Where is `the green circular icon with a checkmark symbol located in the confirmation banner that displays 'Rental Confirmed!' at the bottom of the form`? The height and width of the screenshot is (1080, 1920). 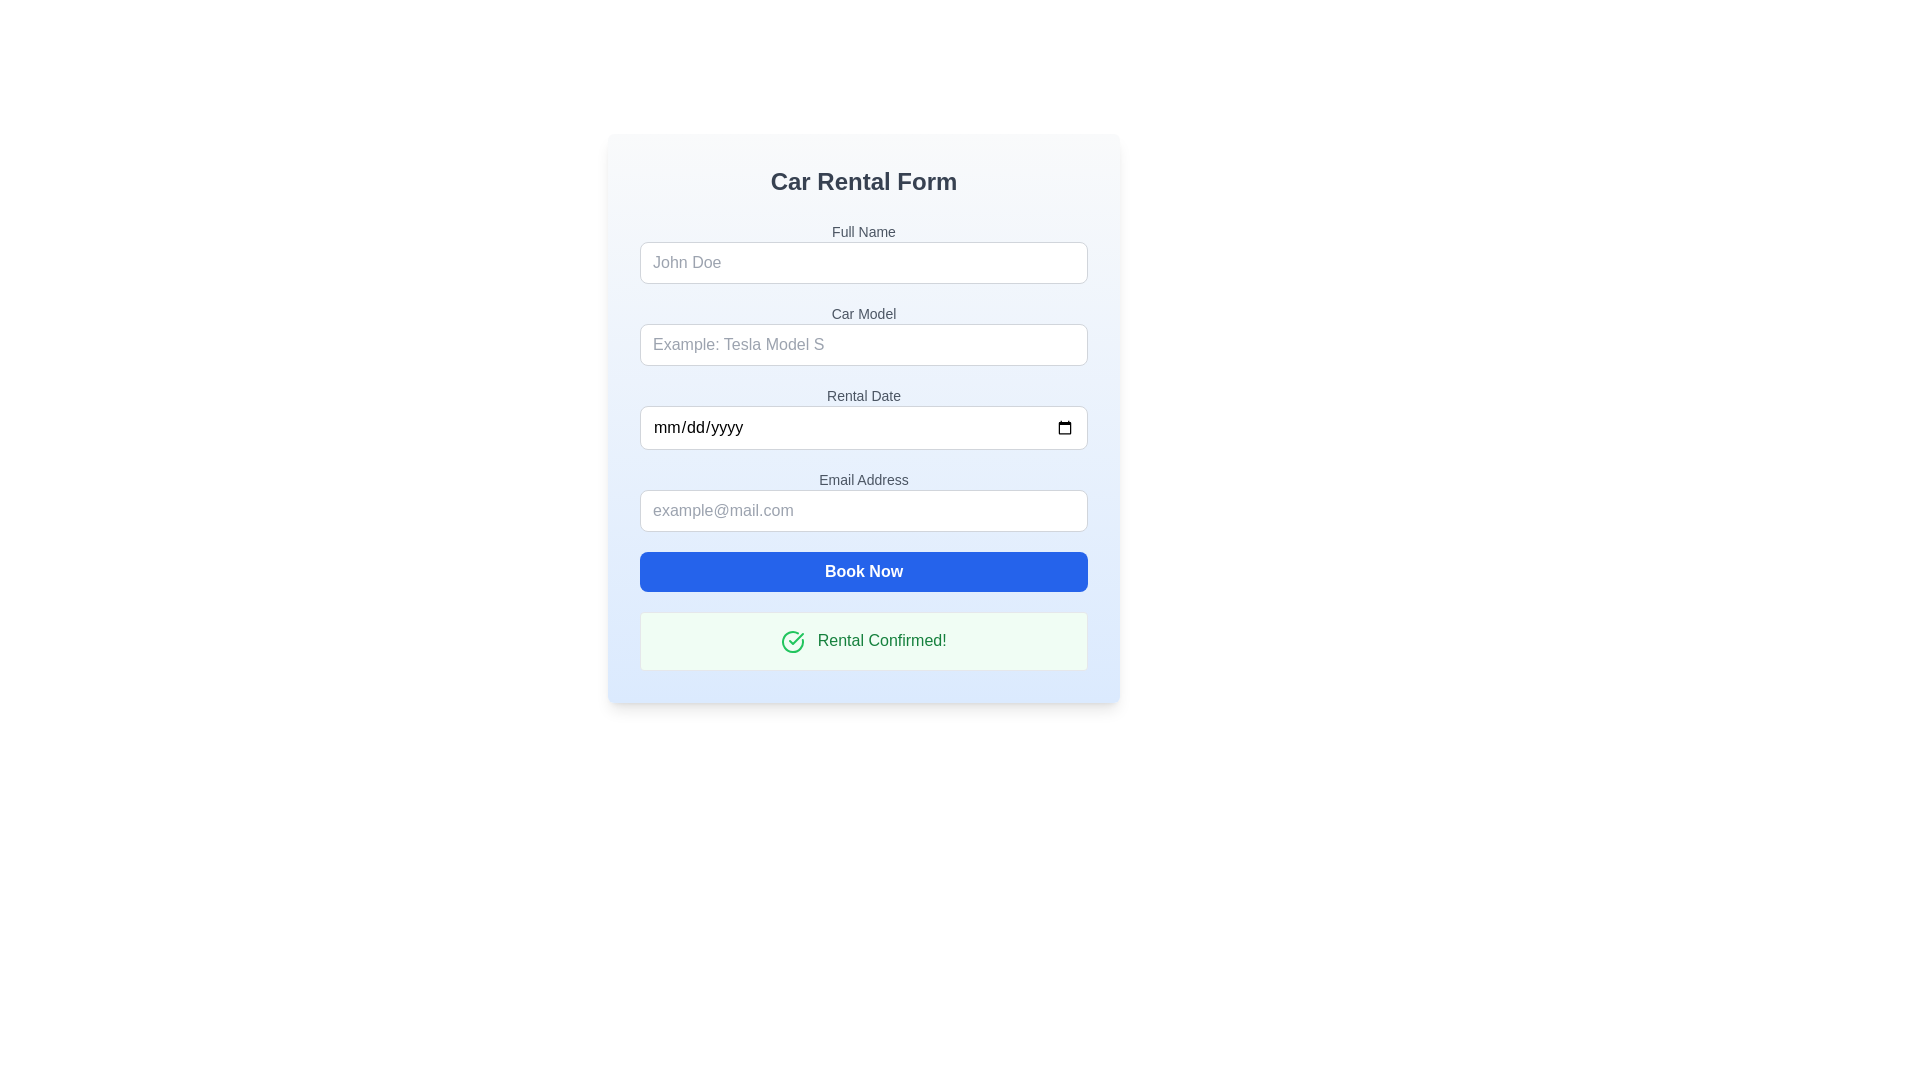 the green circular icon with a checkmark symbol located in the confirmation banner that displays 'Rental Confirmed!' at the bottom of the form is located at coordinates (792, 641).